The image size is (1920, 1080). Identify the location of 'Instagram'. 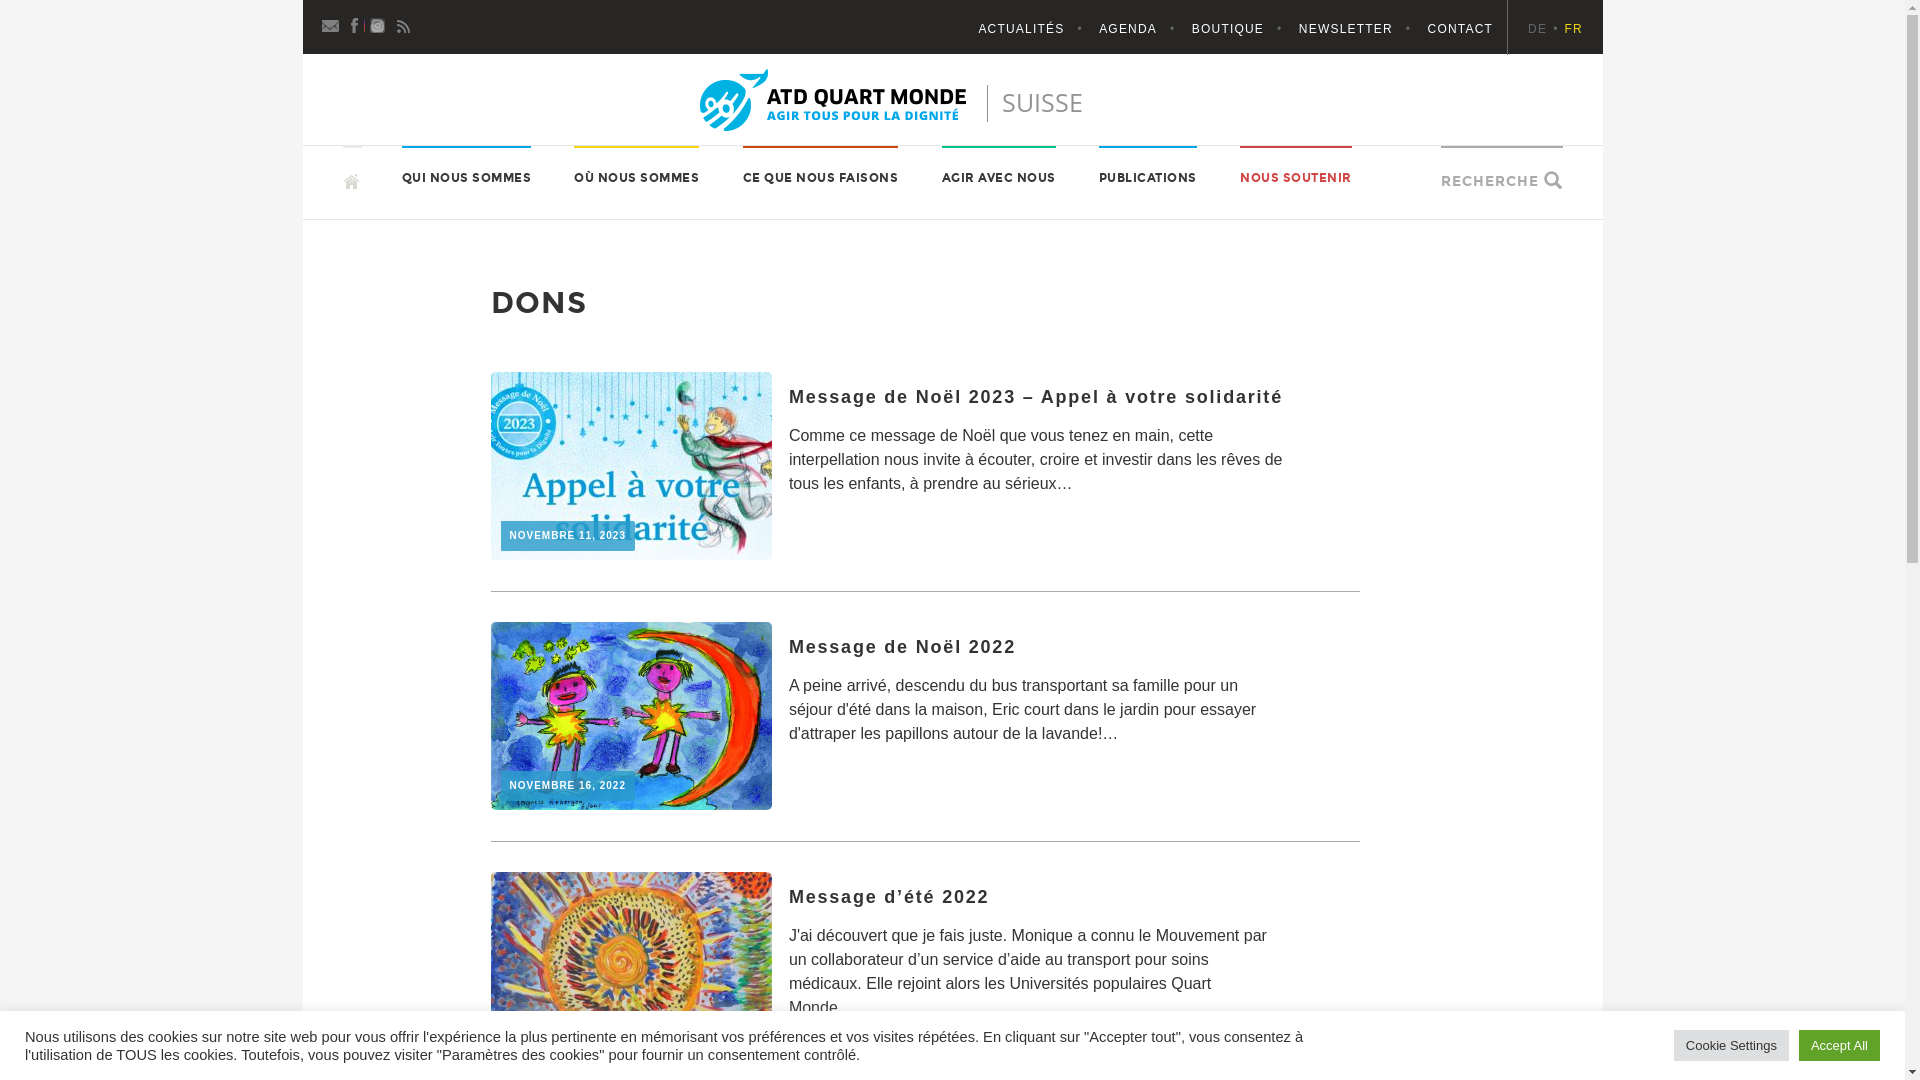
(379, 23).